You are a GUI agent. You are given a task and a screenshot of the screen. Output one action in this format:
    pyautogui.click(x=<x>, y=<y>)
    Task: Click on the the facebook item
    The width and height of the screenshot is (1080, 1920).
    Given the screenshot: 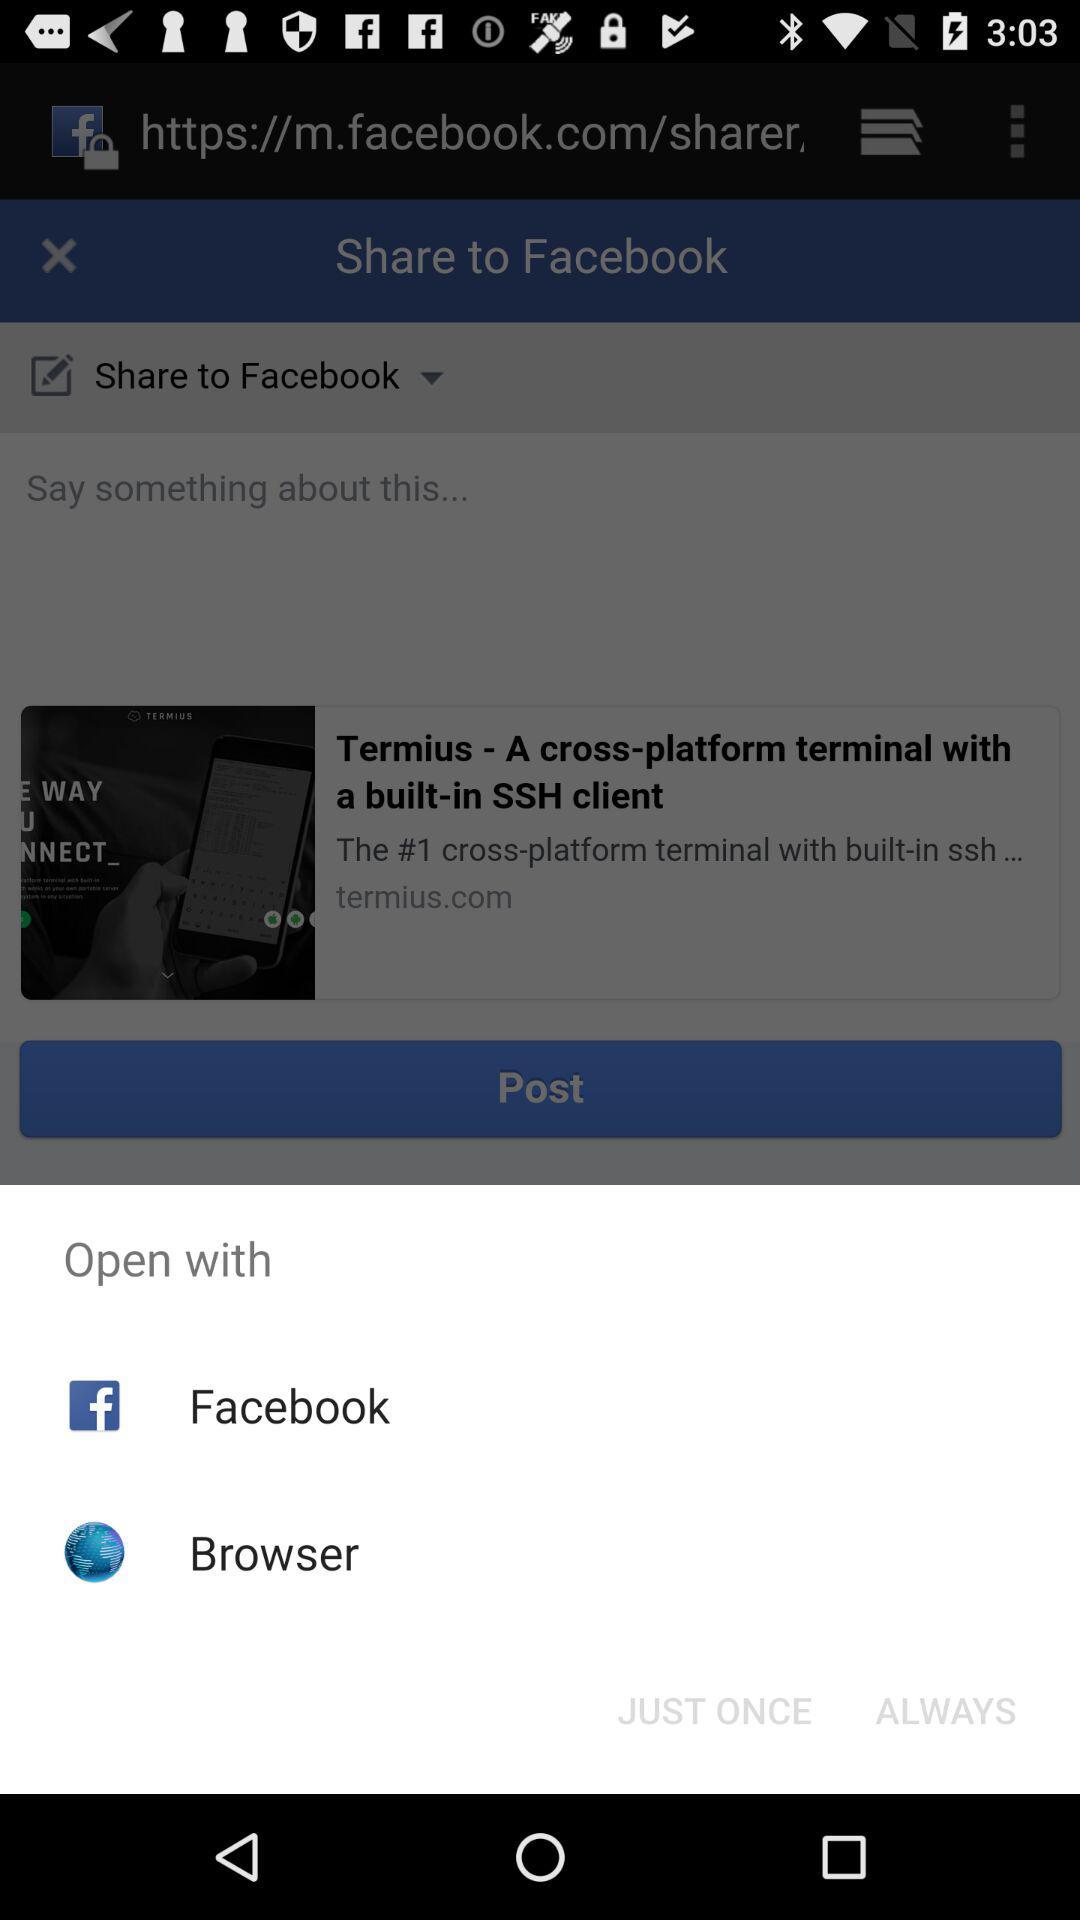 What is the action you would take?
    pyautogui.click(x=289, y=1404)
    